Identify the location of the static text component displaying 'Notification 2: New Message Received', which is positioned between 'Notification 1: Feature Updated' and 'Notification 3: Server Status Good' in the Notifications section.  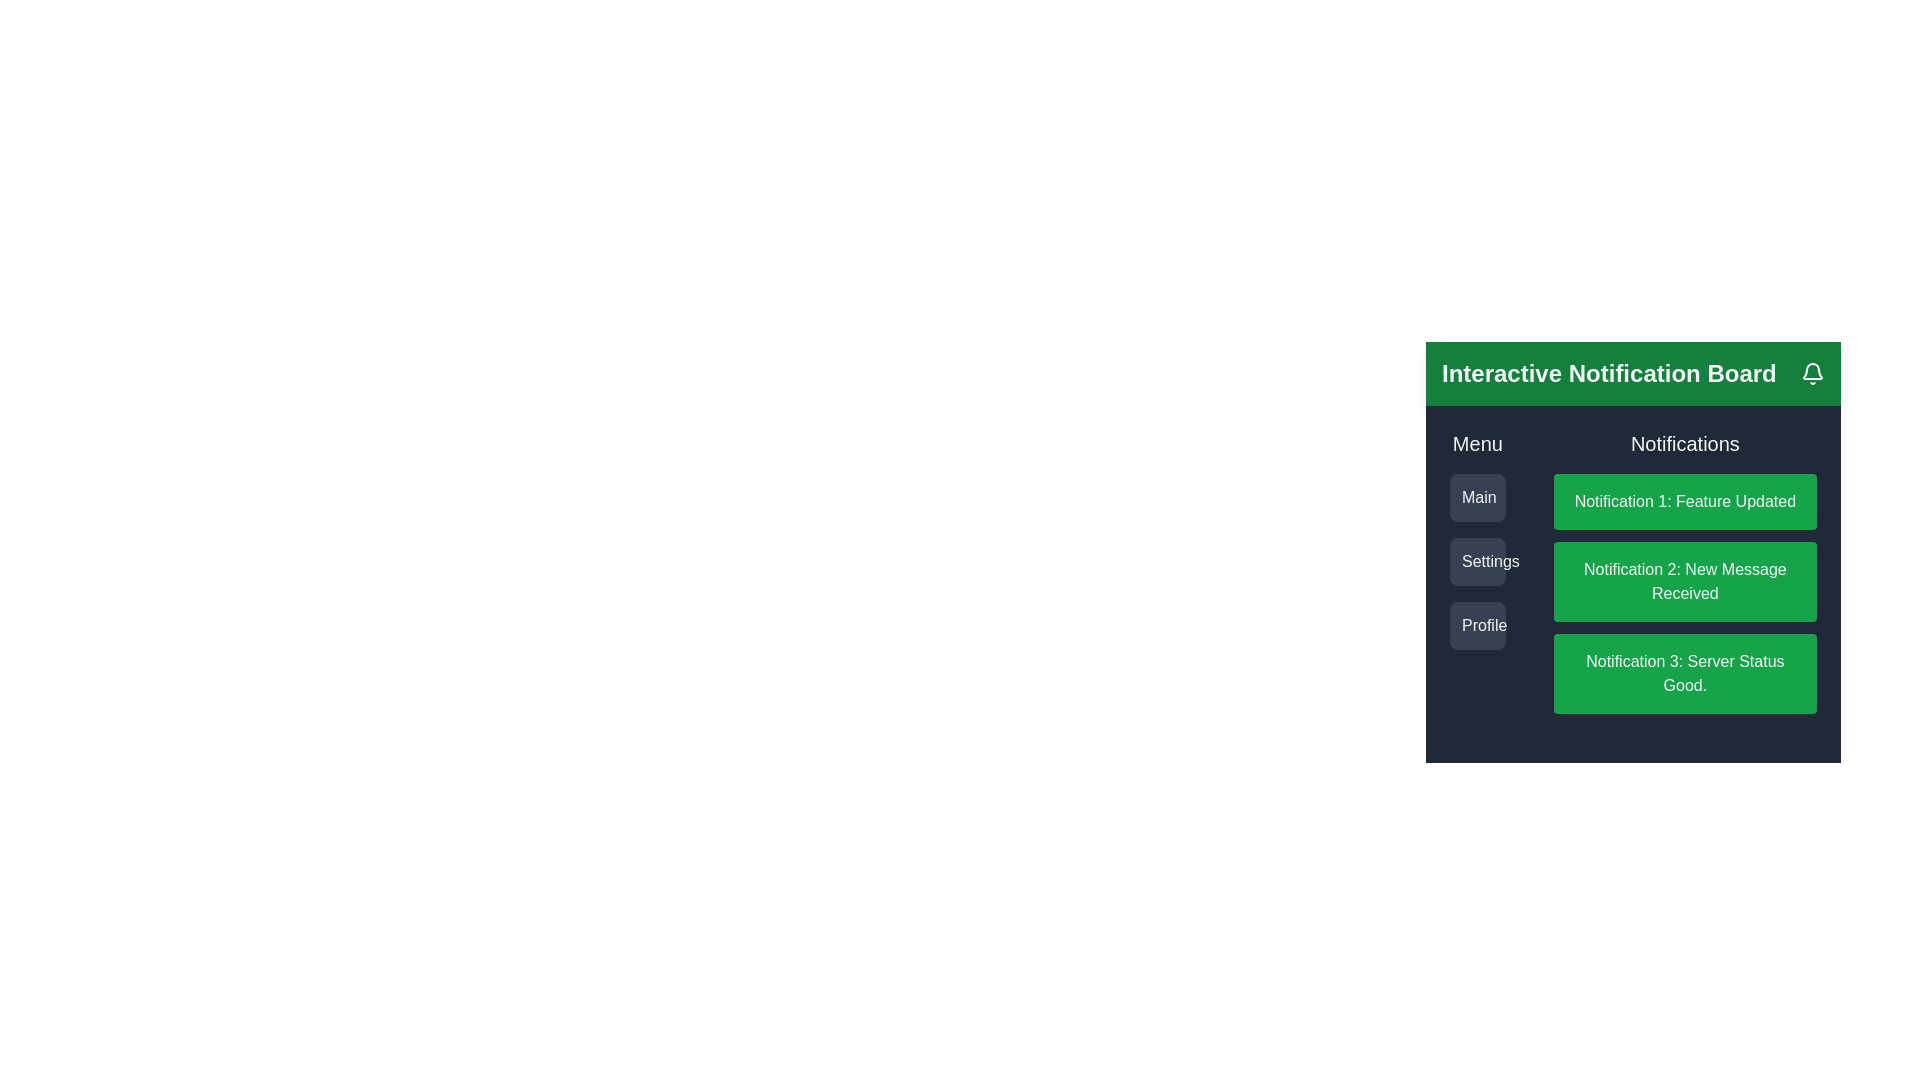
(1684, 593).